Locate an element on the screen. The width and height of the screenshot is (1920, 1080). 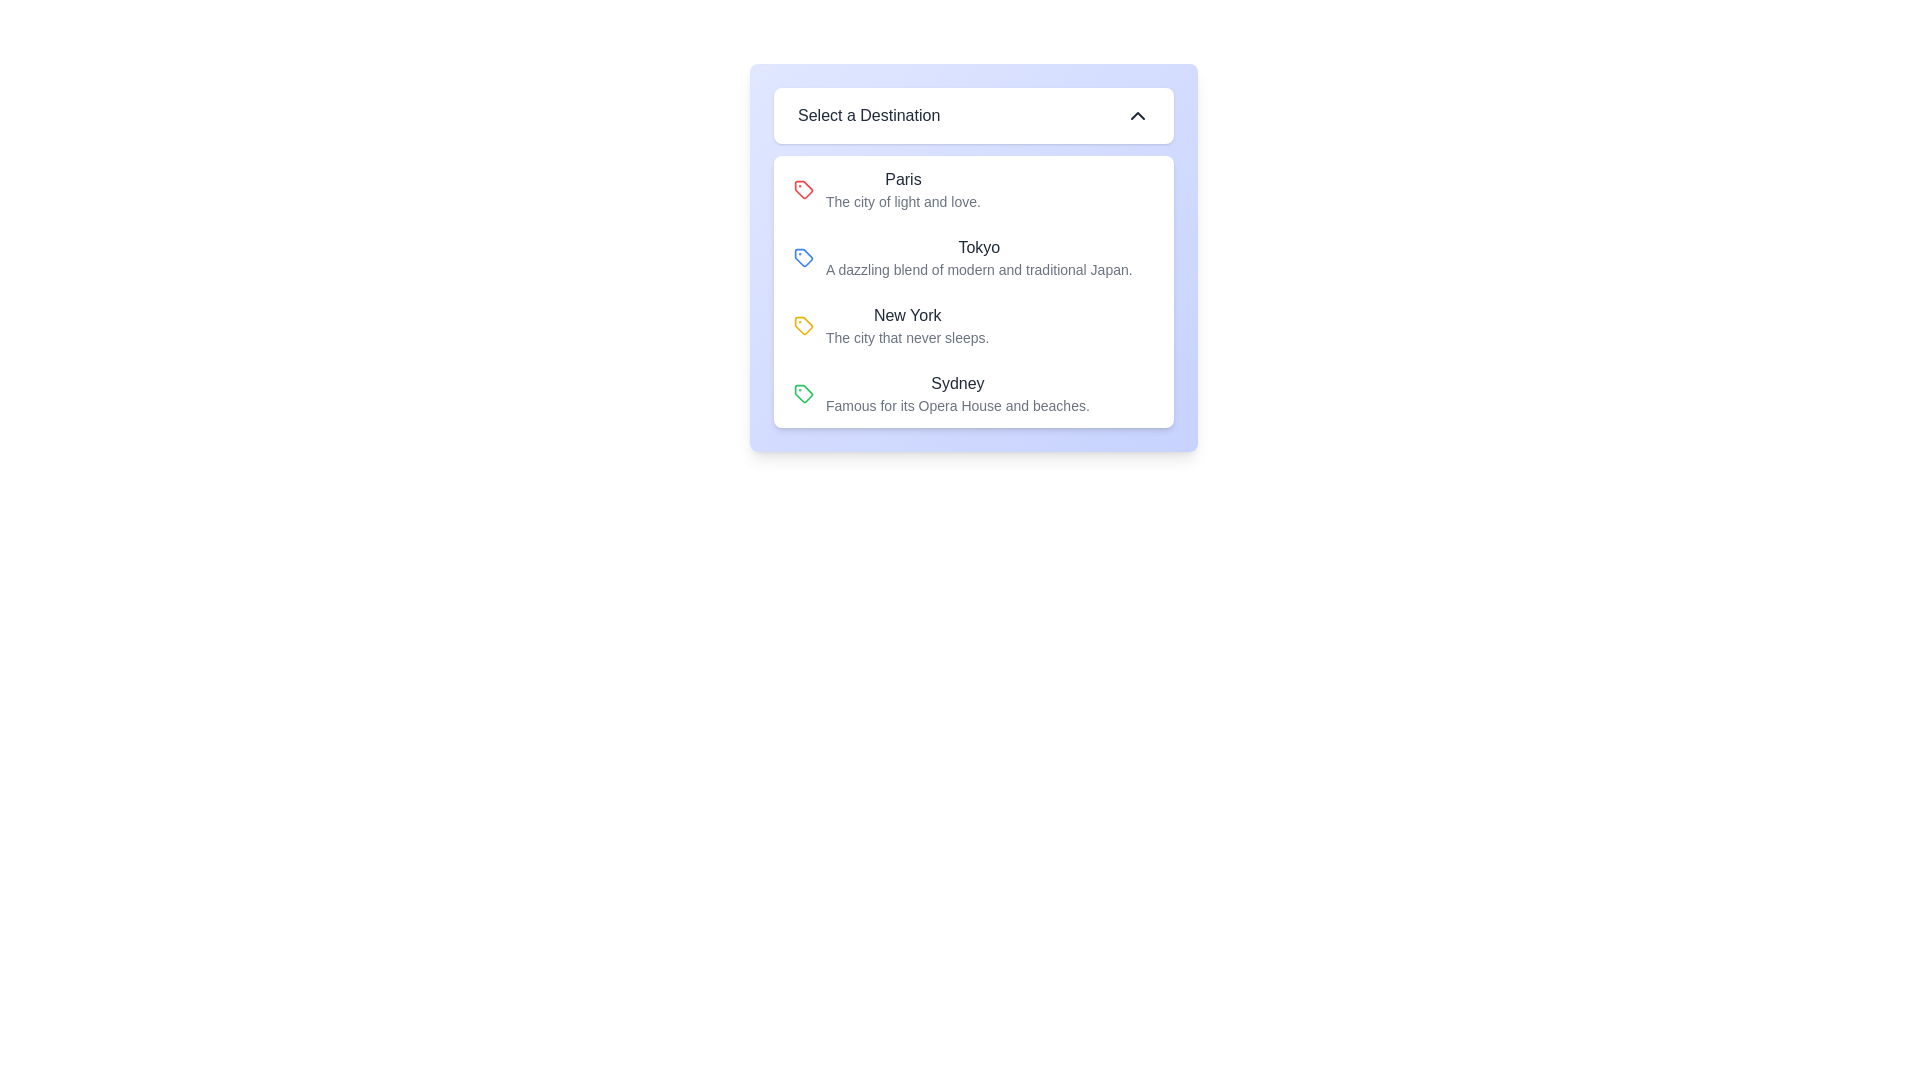
the static text label that serves as a title for the dropdown interface, which is centered within a white dropdown box with rounded corners is located at coordinates (869, 115).